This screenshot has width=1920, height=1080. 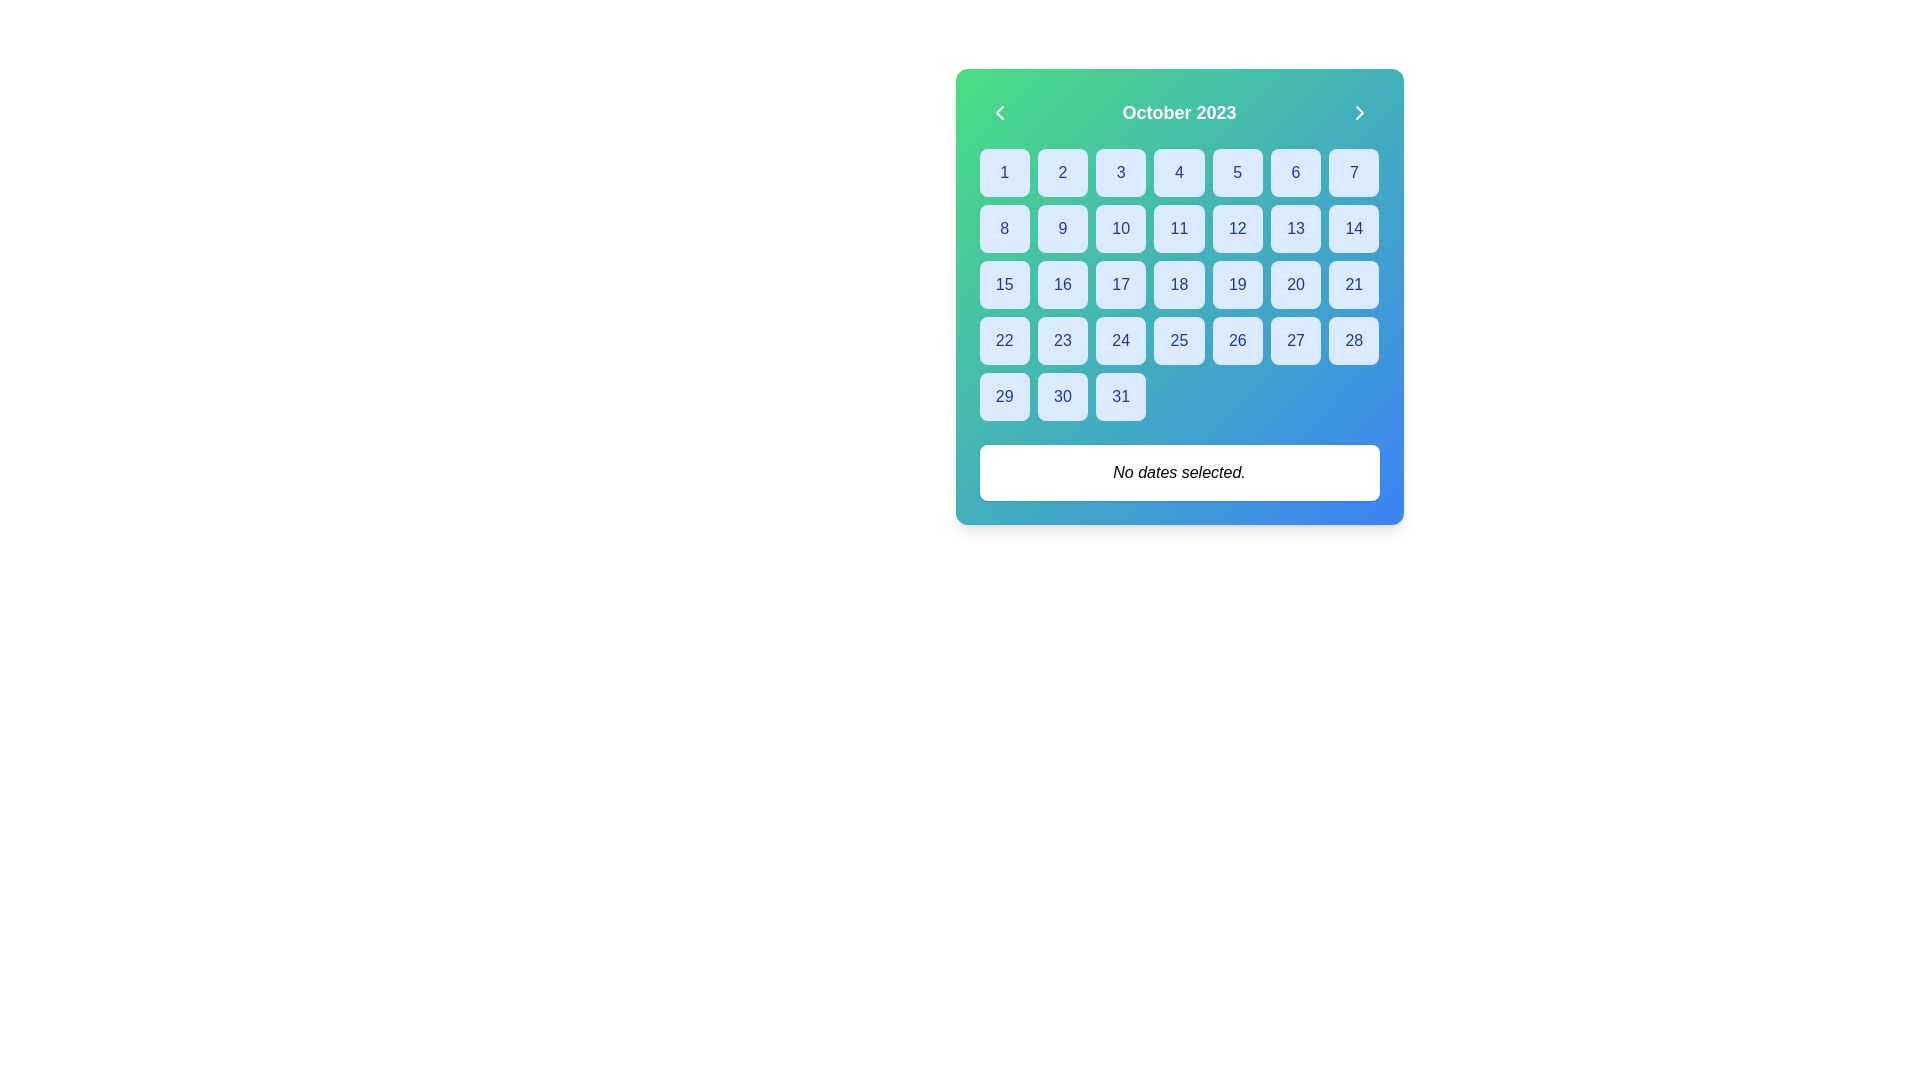 I want to click on the text element displaying 'October 2023' in bold font, located centrally in the header of the calendar interface, so click(x=1179, y=112).